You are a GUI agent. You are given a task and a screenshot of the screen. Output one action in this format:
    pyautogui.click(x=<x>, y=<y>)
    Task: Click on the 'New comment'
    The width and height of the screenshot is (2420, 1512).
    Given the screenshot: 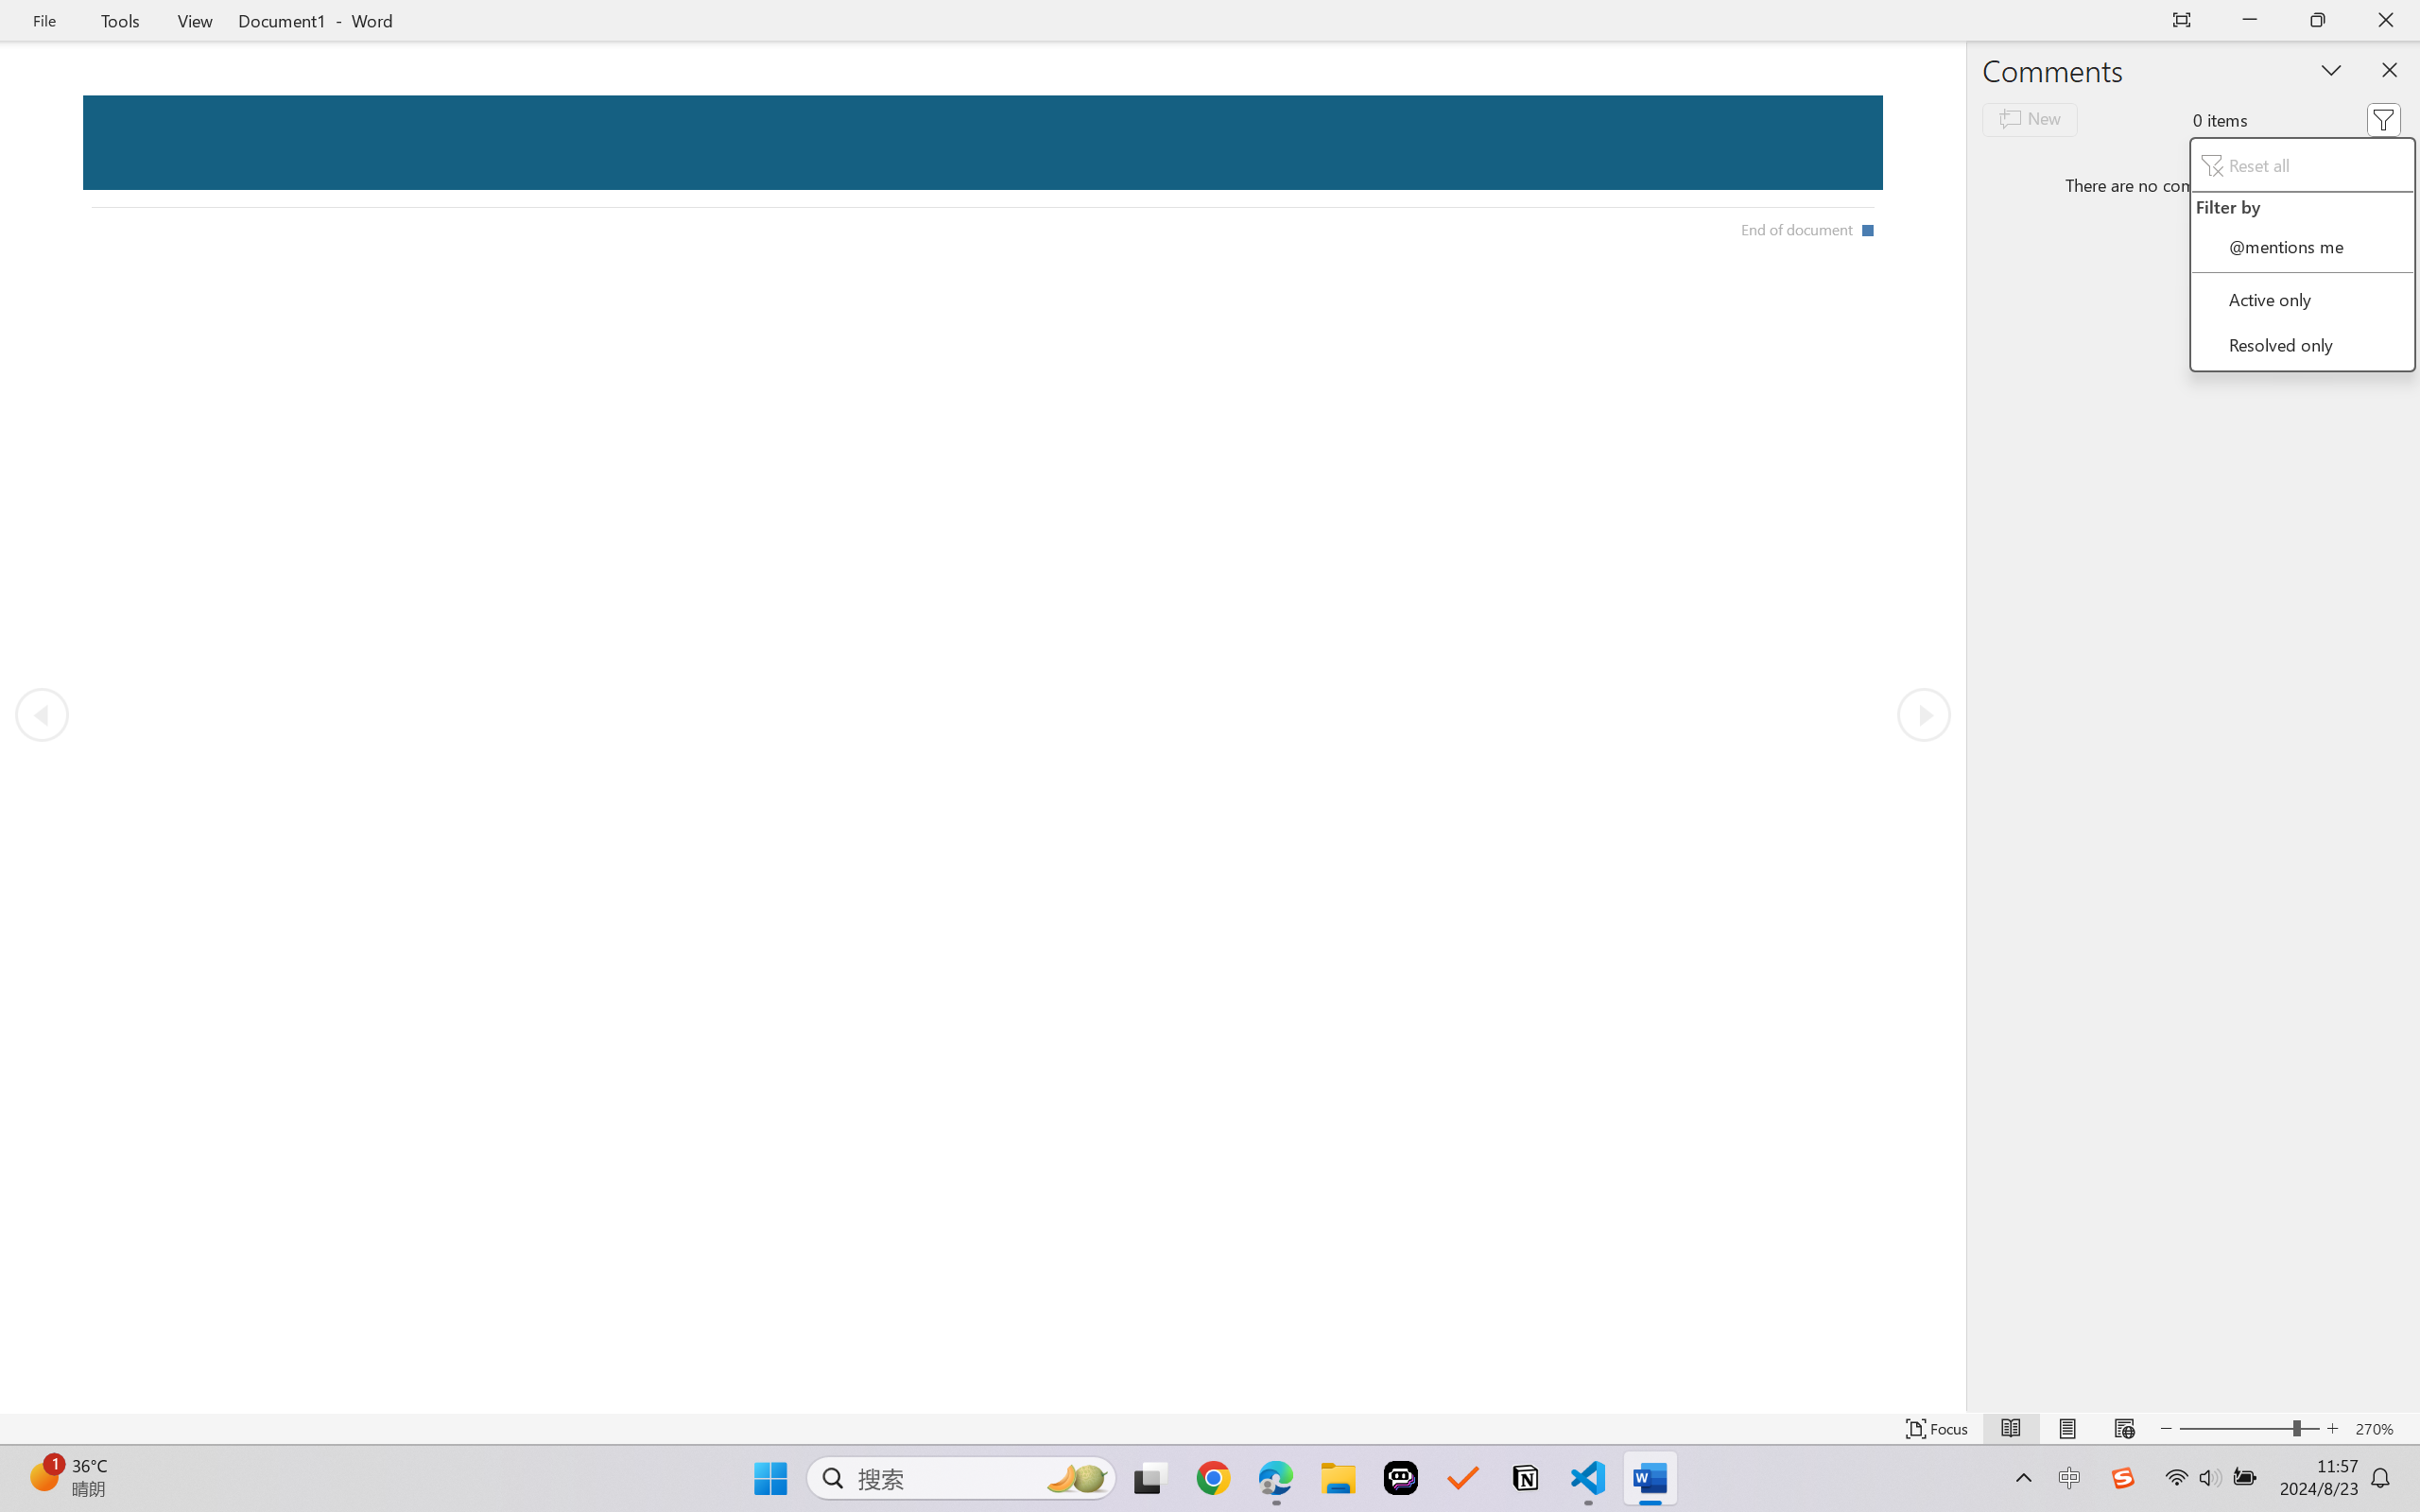 What is the action you would take?
    pyautogui.click(x=2029, y=120)
    